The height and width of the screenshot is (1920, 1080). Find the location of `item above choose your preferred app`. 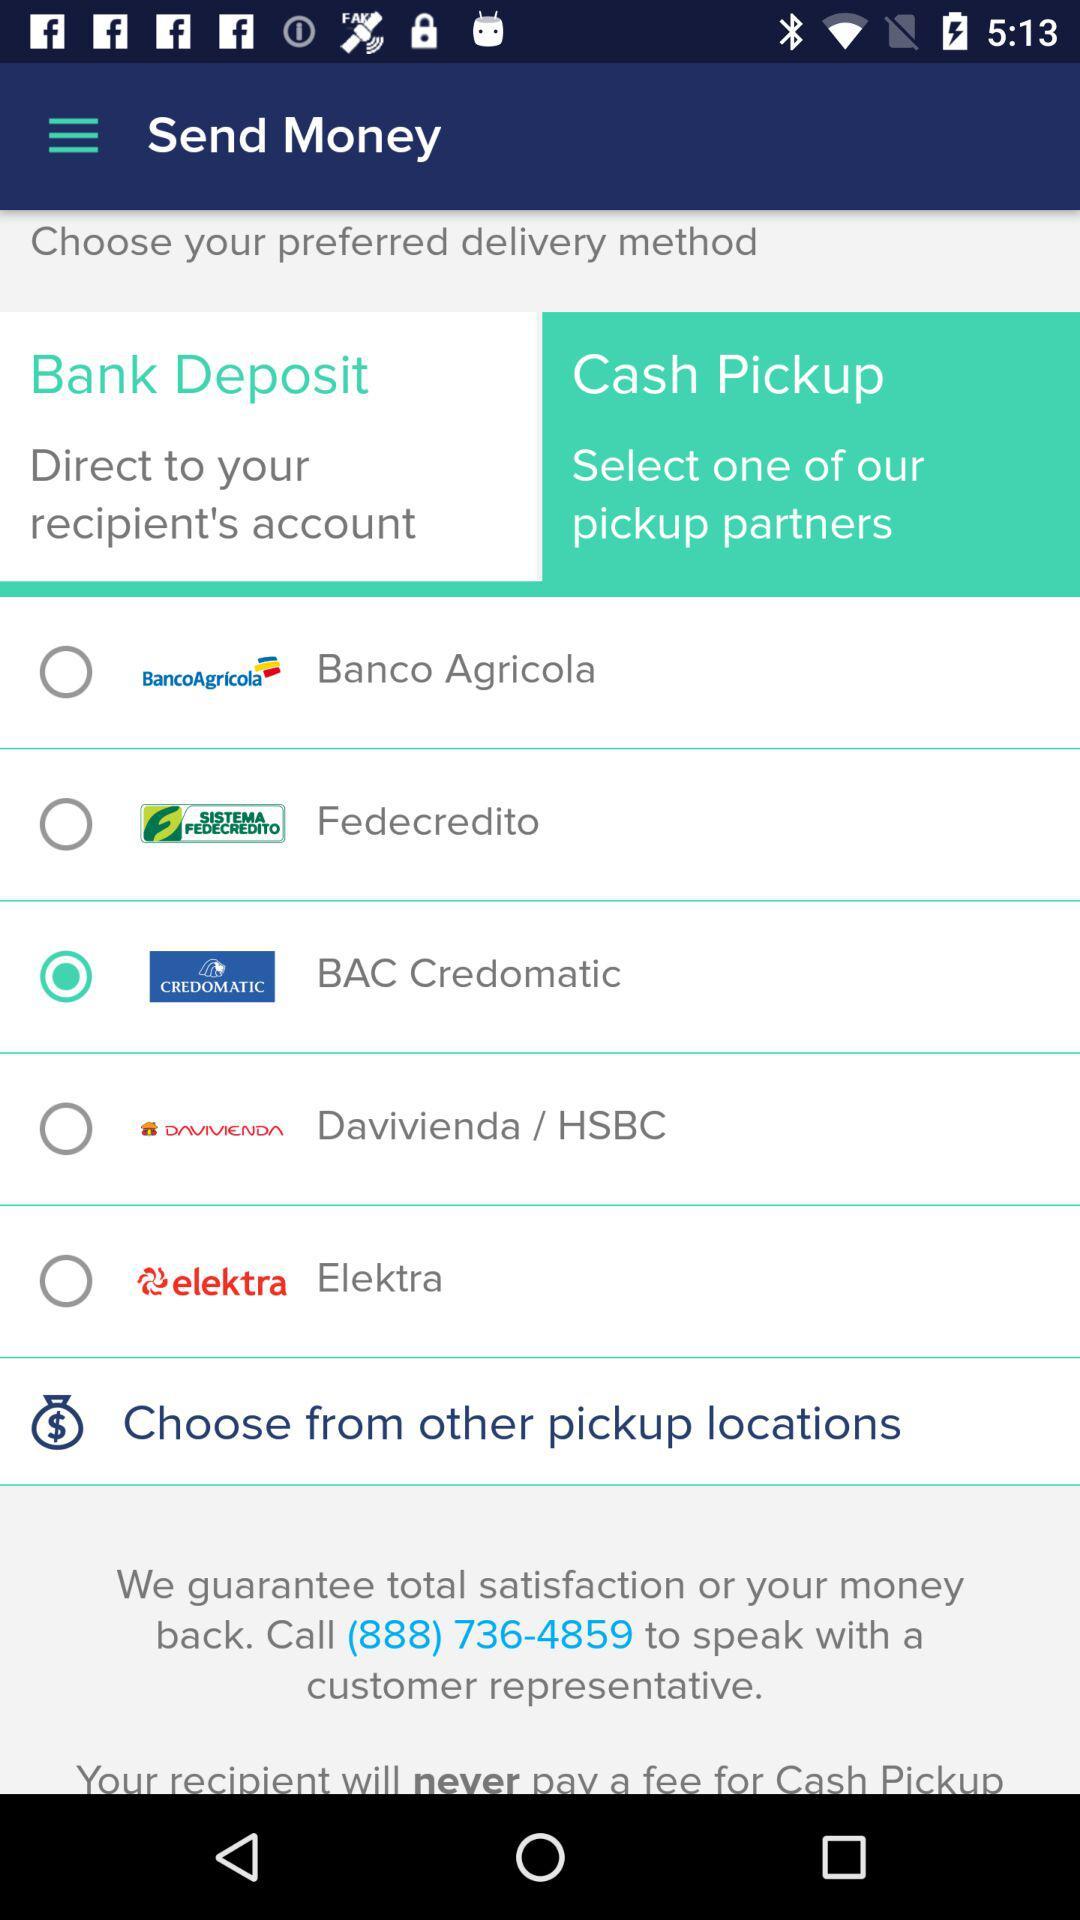

item above choose your preferred app is located at coordinates (1020, 213).